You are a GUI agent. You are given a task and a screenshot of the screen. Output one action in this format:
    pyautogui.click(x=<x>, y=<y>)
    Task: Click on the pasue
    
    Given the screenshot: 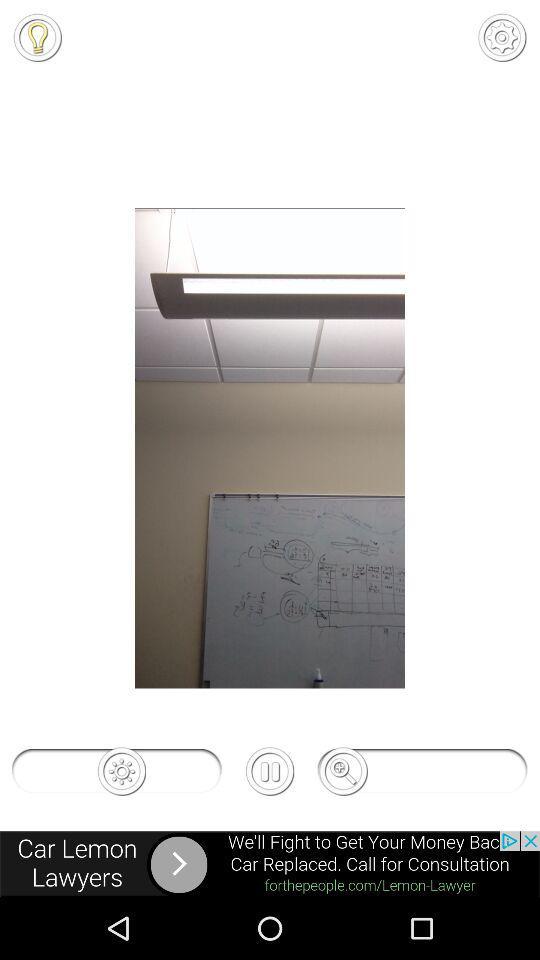 What is the action you would take?
    pyautogui.click(x=270, y=770)
    